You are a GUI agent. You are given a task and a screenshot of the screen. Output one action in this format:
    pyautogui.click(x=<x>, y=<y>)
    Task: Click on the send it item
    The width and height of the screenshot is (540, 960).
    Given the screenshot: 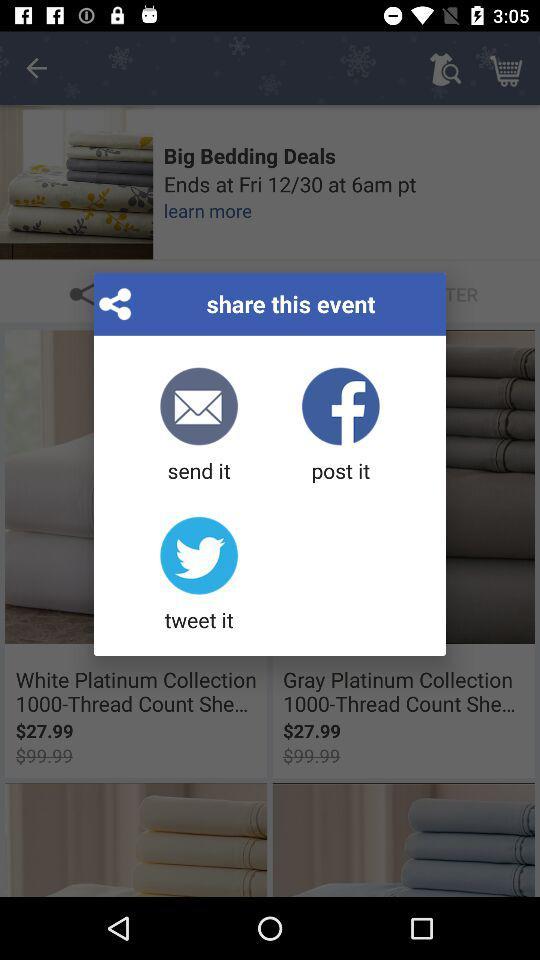 What is the action you would take?
    pyautogui.click(x=199, y=426)
    